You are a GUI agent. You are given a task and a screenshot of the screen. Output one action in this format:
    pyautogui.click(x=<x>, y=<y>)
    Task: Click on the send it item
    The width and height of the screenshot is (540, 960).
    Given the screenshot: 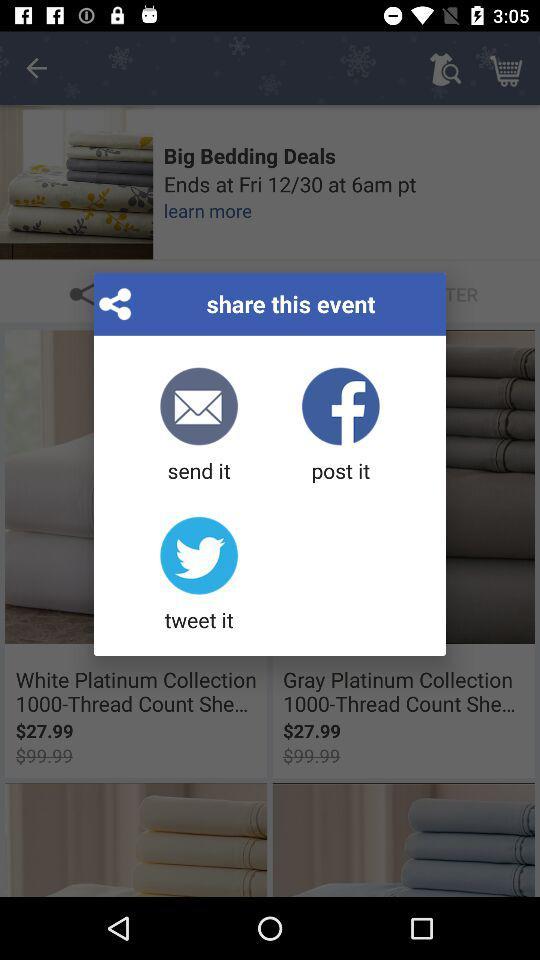 What is the action you would take?
    pyautogui.click(x=199, y=426)
    